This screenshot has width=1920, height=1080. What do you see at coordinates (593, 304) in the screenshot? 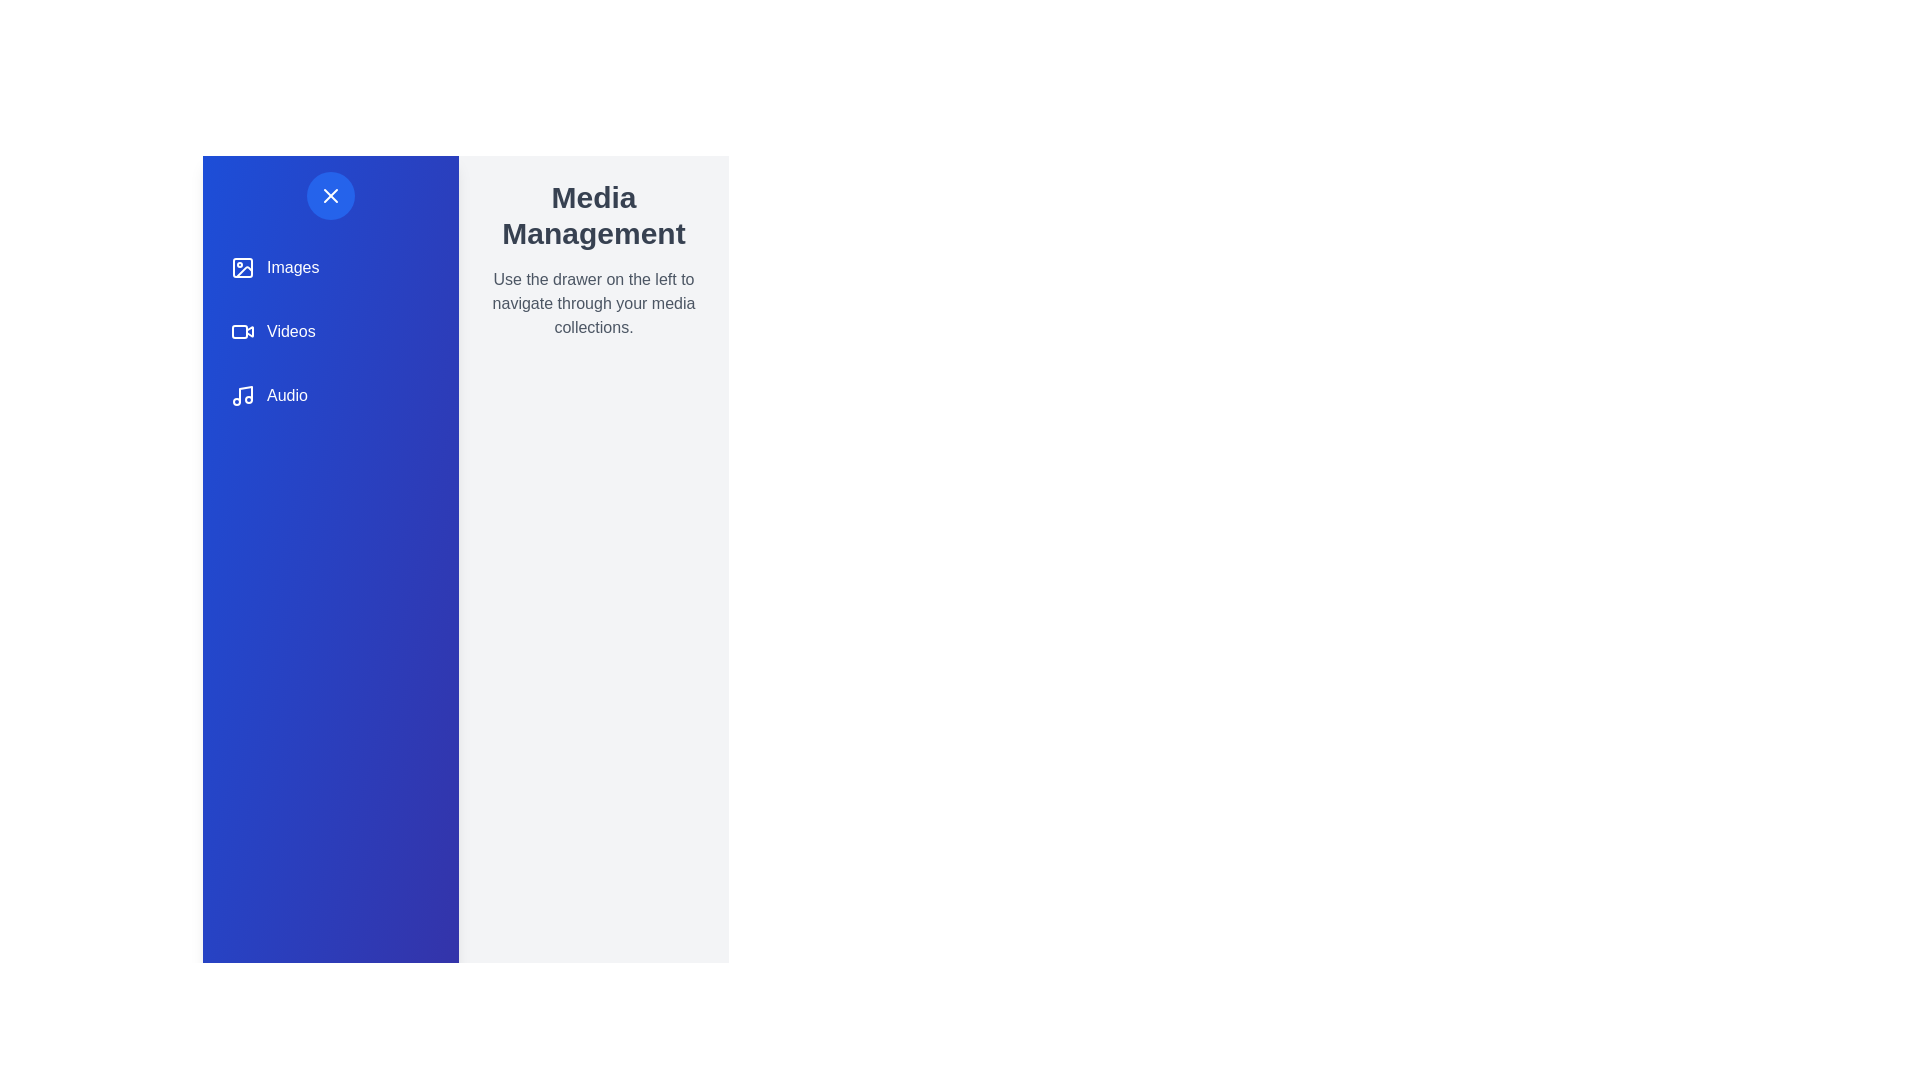
I see `the instructional text element located below the 'Media Management' heading in the main content area` at bounding box center [593, 304].